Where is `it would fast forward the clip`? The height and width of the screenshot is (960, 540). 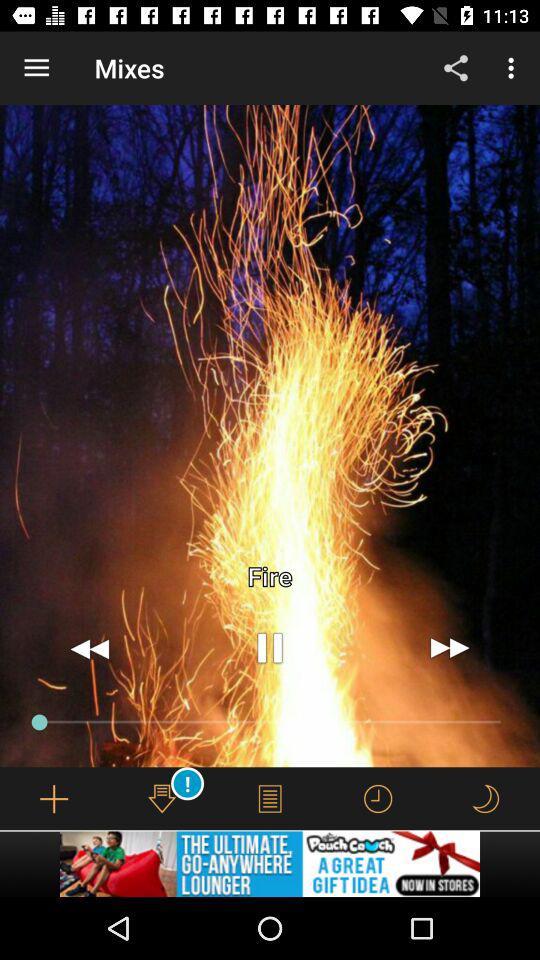 it would fast forward the clip is located at coordinates (449, 647).